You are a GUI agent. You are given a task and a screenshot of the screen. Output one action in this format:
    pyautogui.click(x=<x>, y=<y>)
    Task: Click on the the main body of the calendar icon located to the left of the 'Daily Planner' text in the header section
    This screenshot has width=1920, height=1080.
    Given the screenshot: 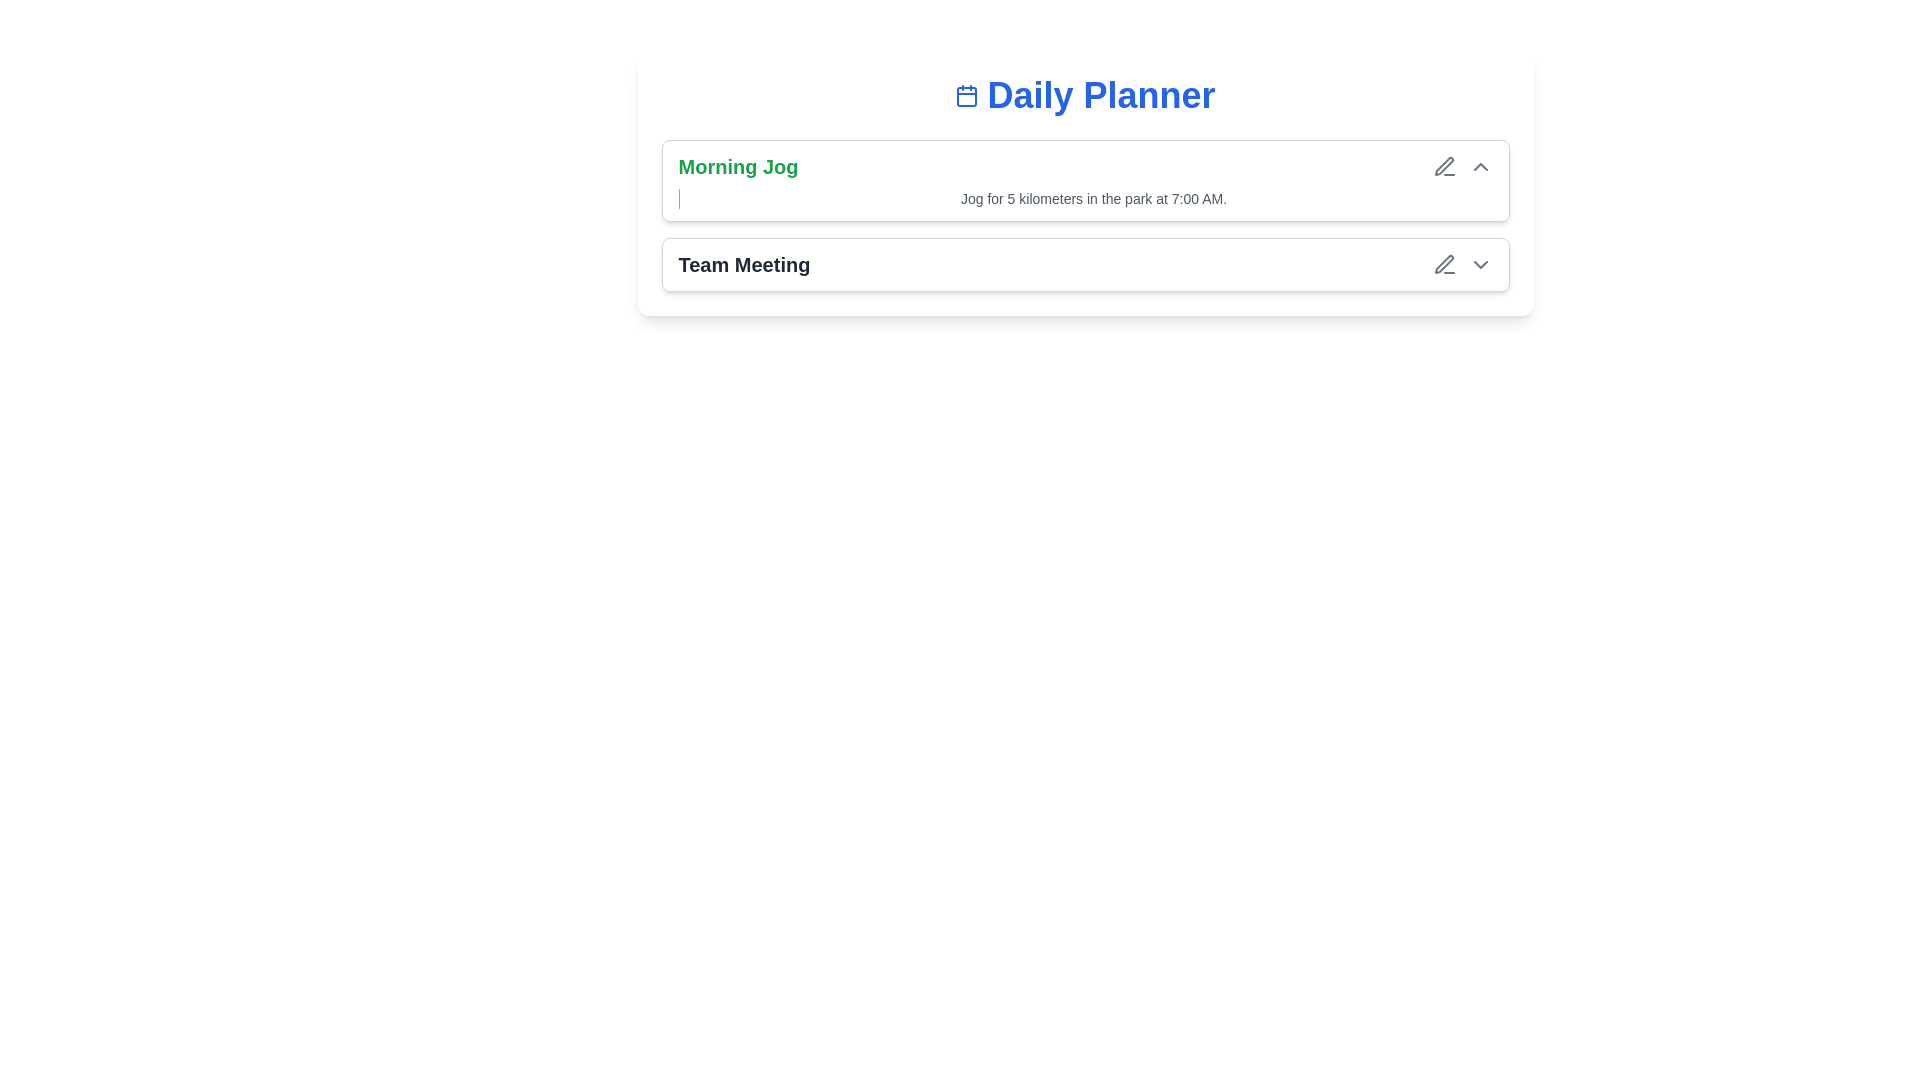 What is the action you would take?
    pyautogui.click(x=967, y=96)
    